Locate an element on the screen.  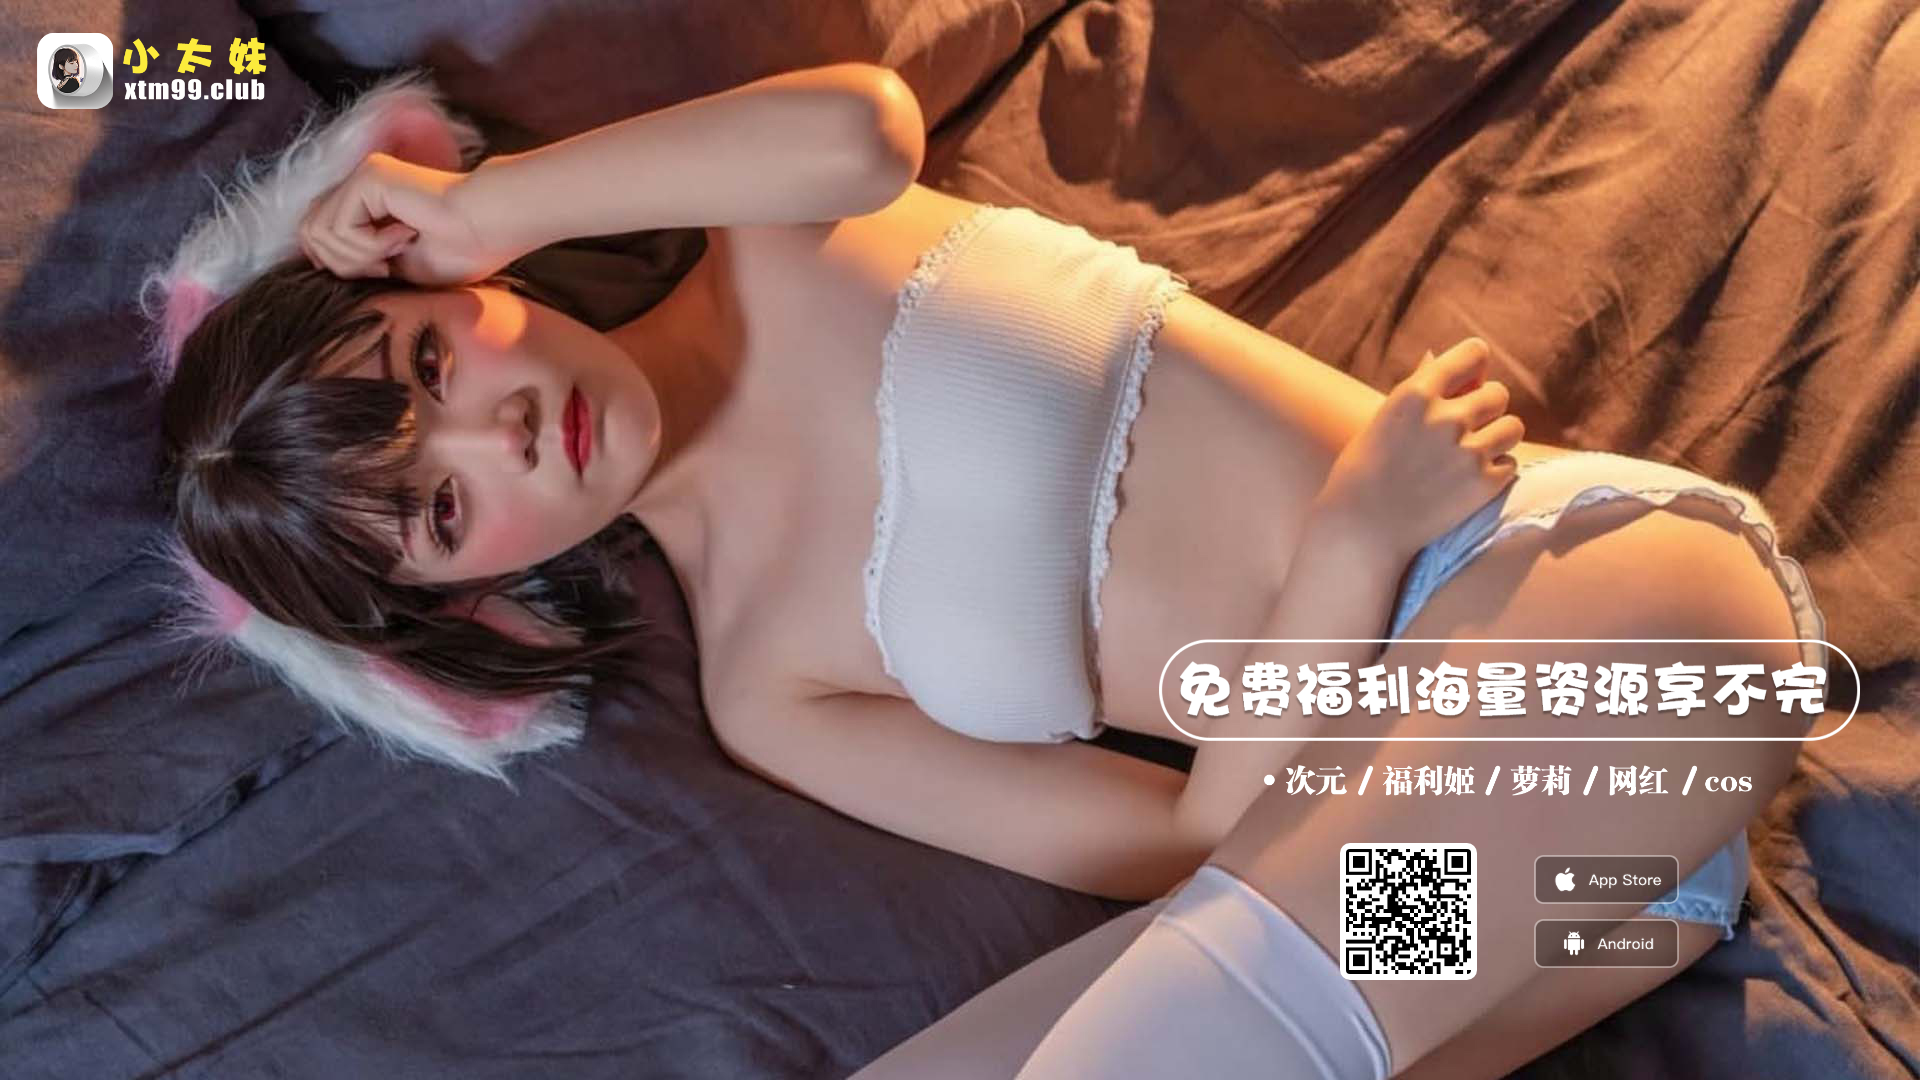
'https://ojjo1ndj.top/?channel_code=OSM03S40' is located at coordinates (1436, 911).